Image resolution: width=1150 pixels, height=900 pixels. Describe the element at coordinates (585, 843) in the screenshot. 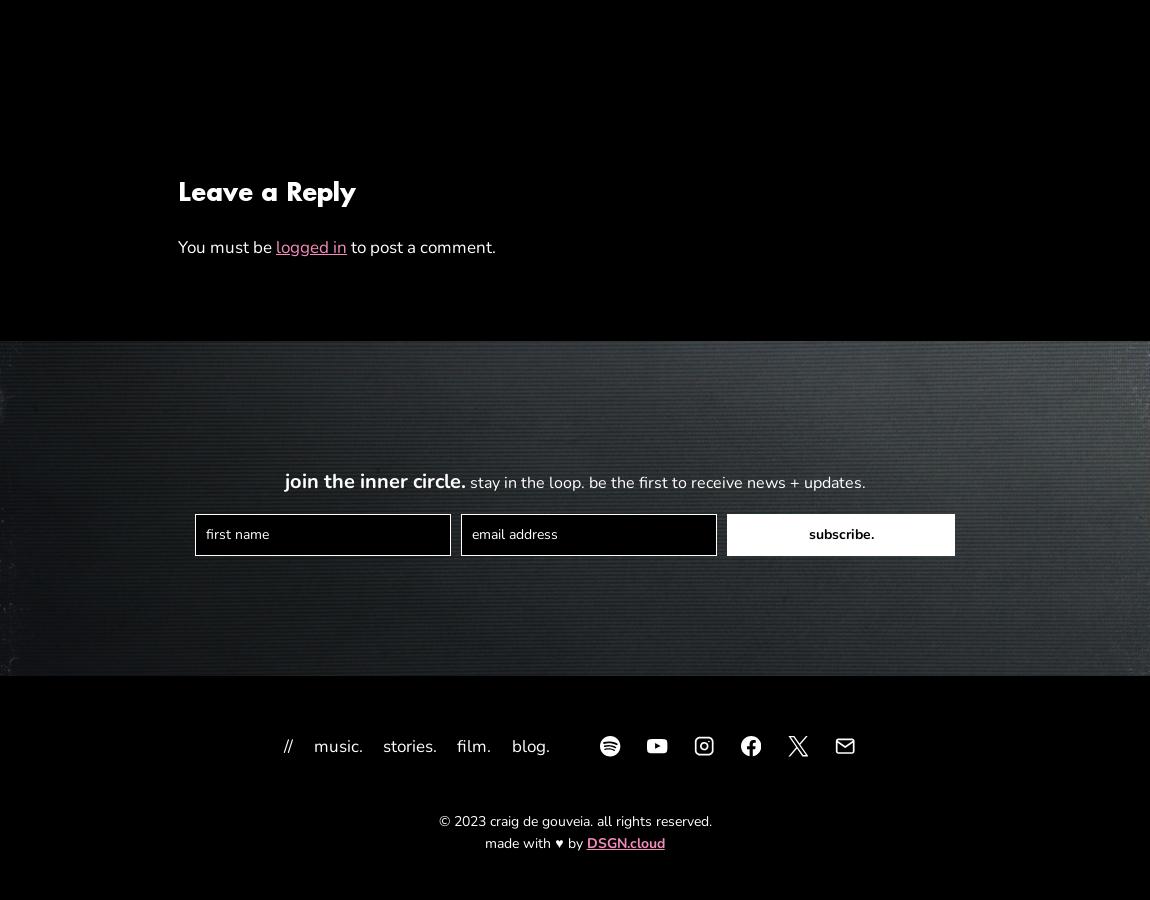

I see `'DSGN.cloud'` at that location.